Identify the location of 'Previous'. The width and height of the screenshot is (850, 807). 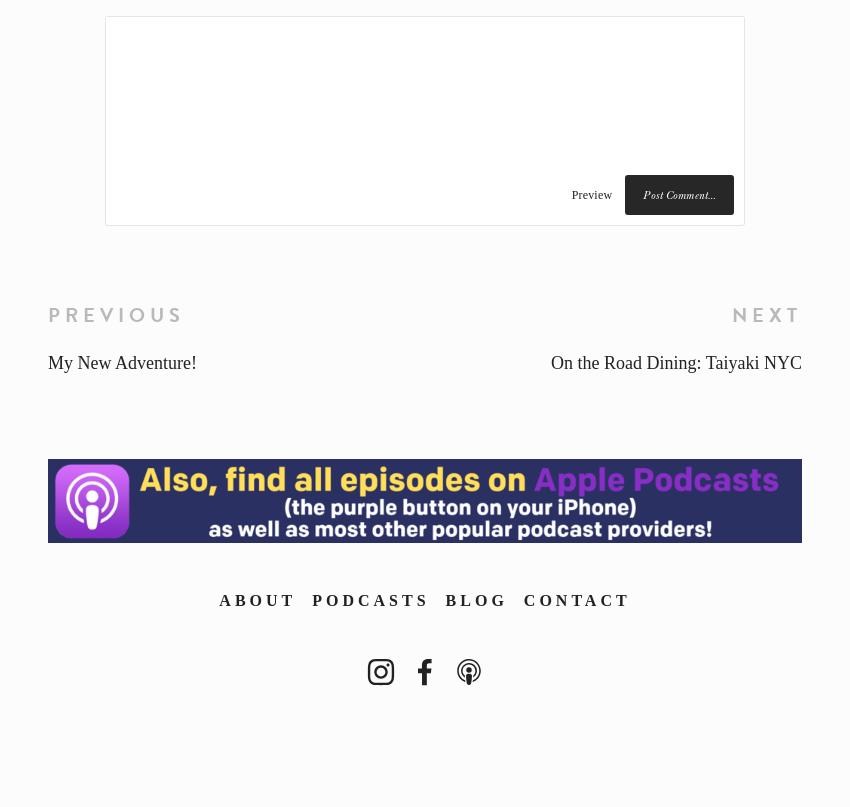
(115, 313).